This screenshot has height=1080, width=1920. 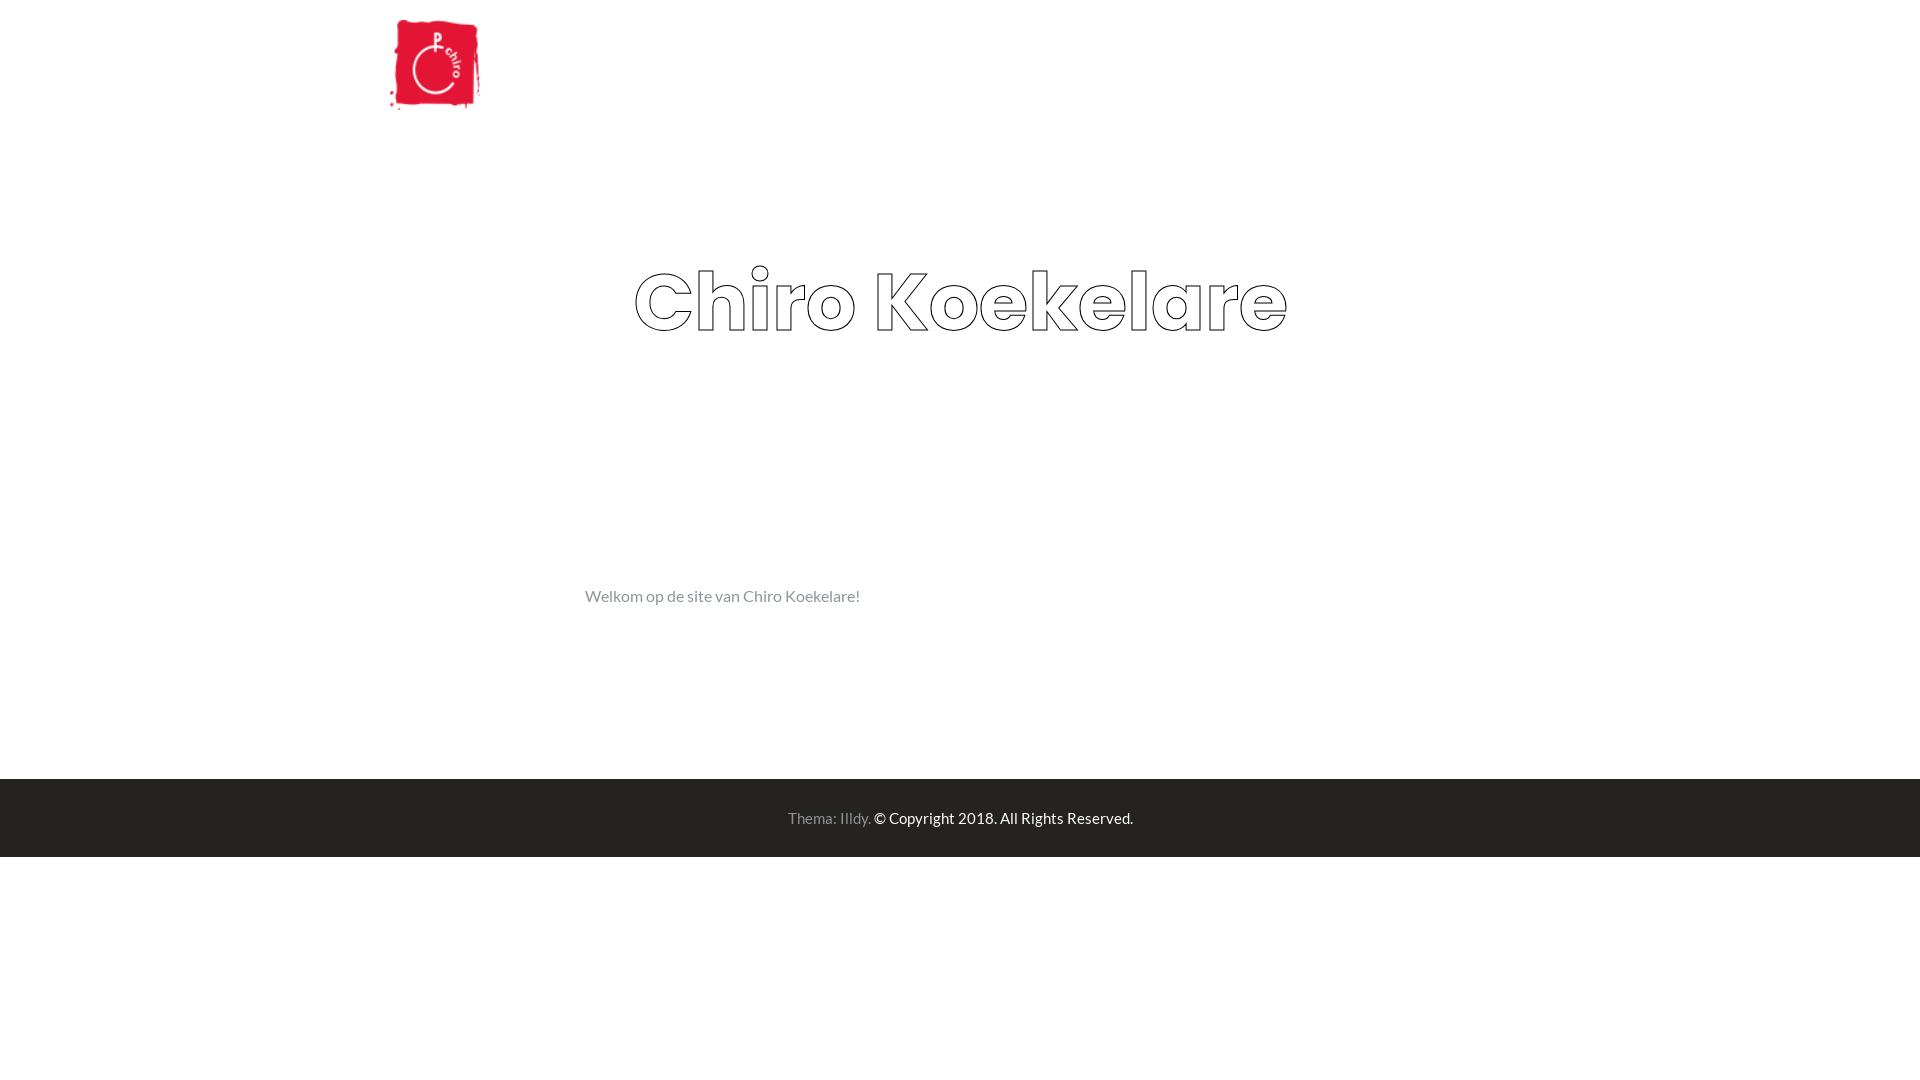 I want to click on 'Fotogalerij', so click(x=1375, y=66).